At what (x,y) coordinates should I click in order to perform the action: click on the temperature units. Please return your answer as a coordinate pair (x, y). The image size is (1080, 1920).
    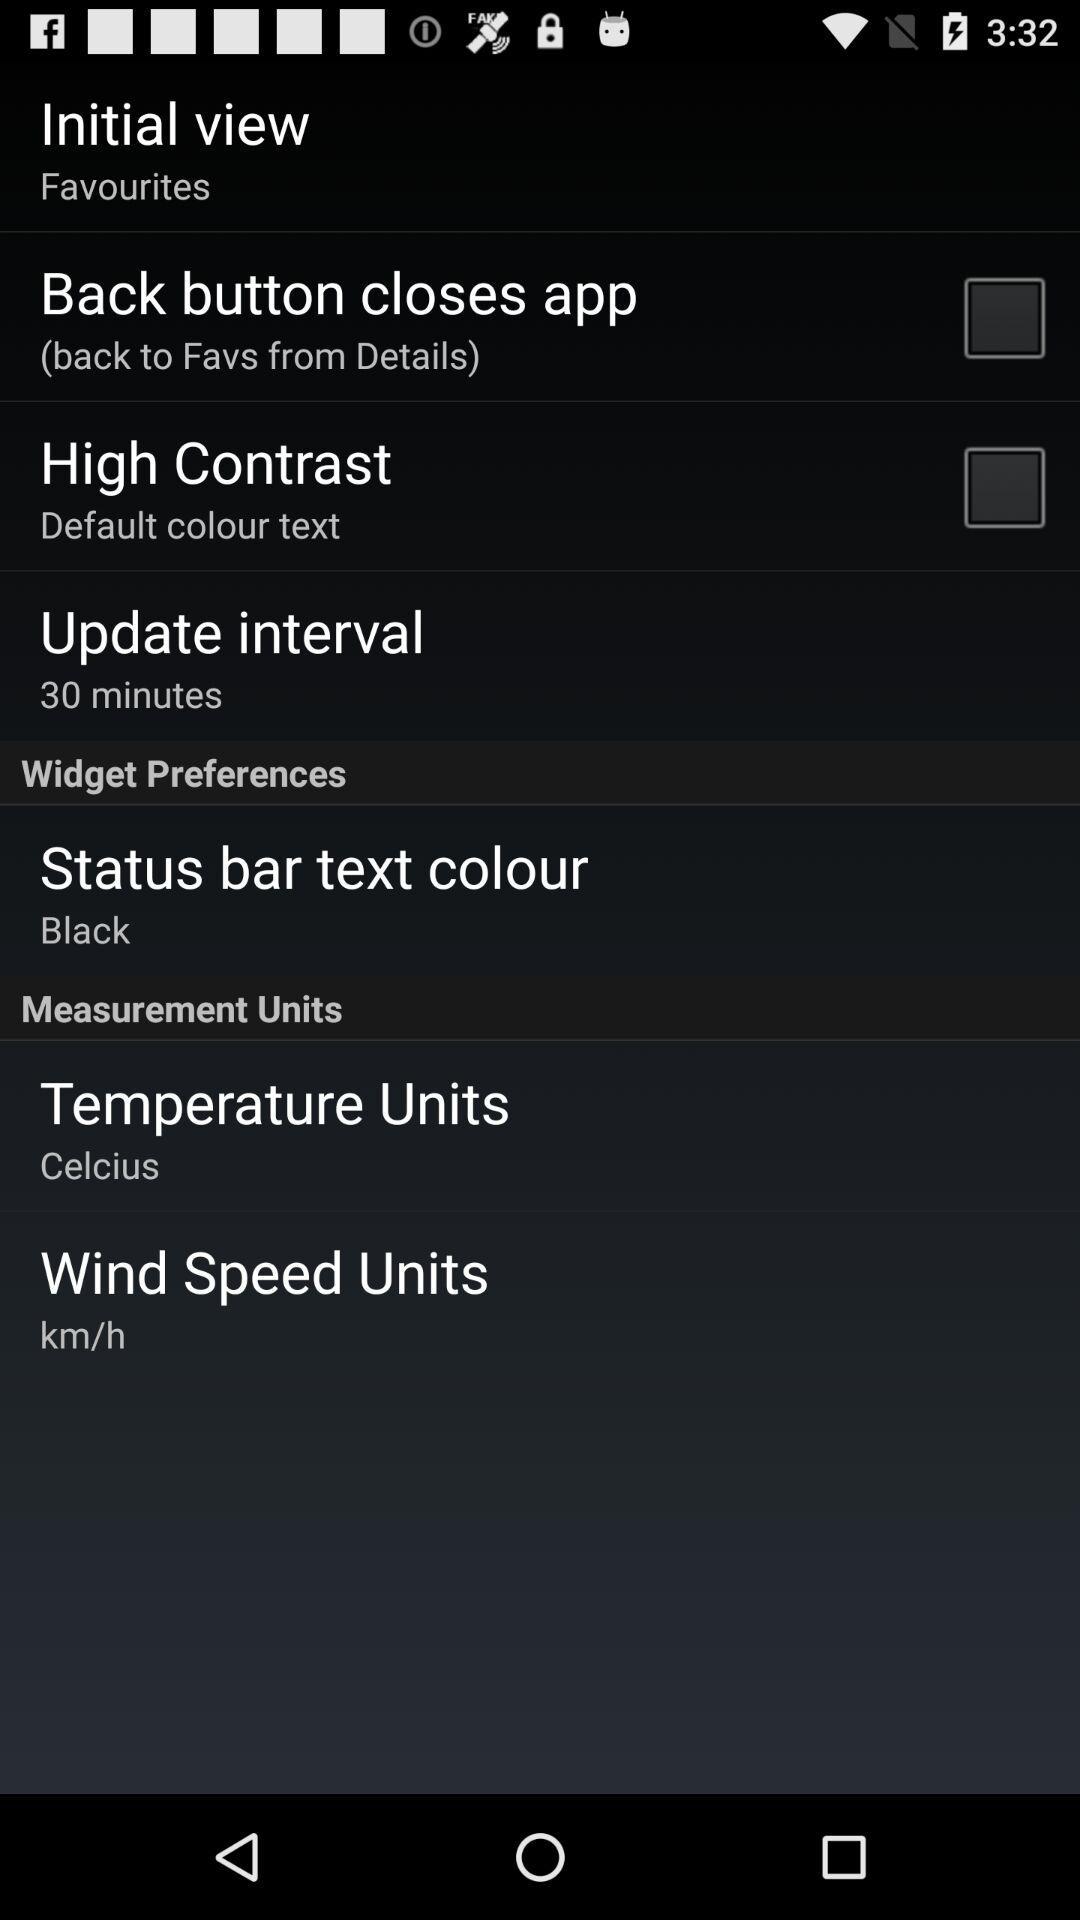
    Looking at the image, I should click on (275, 1100).